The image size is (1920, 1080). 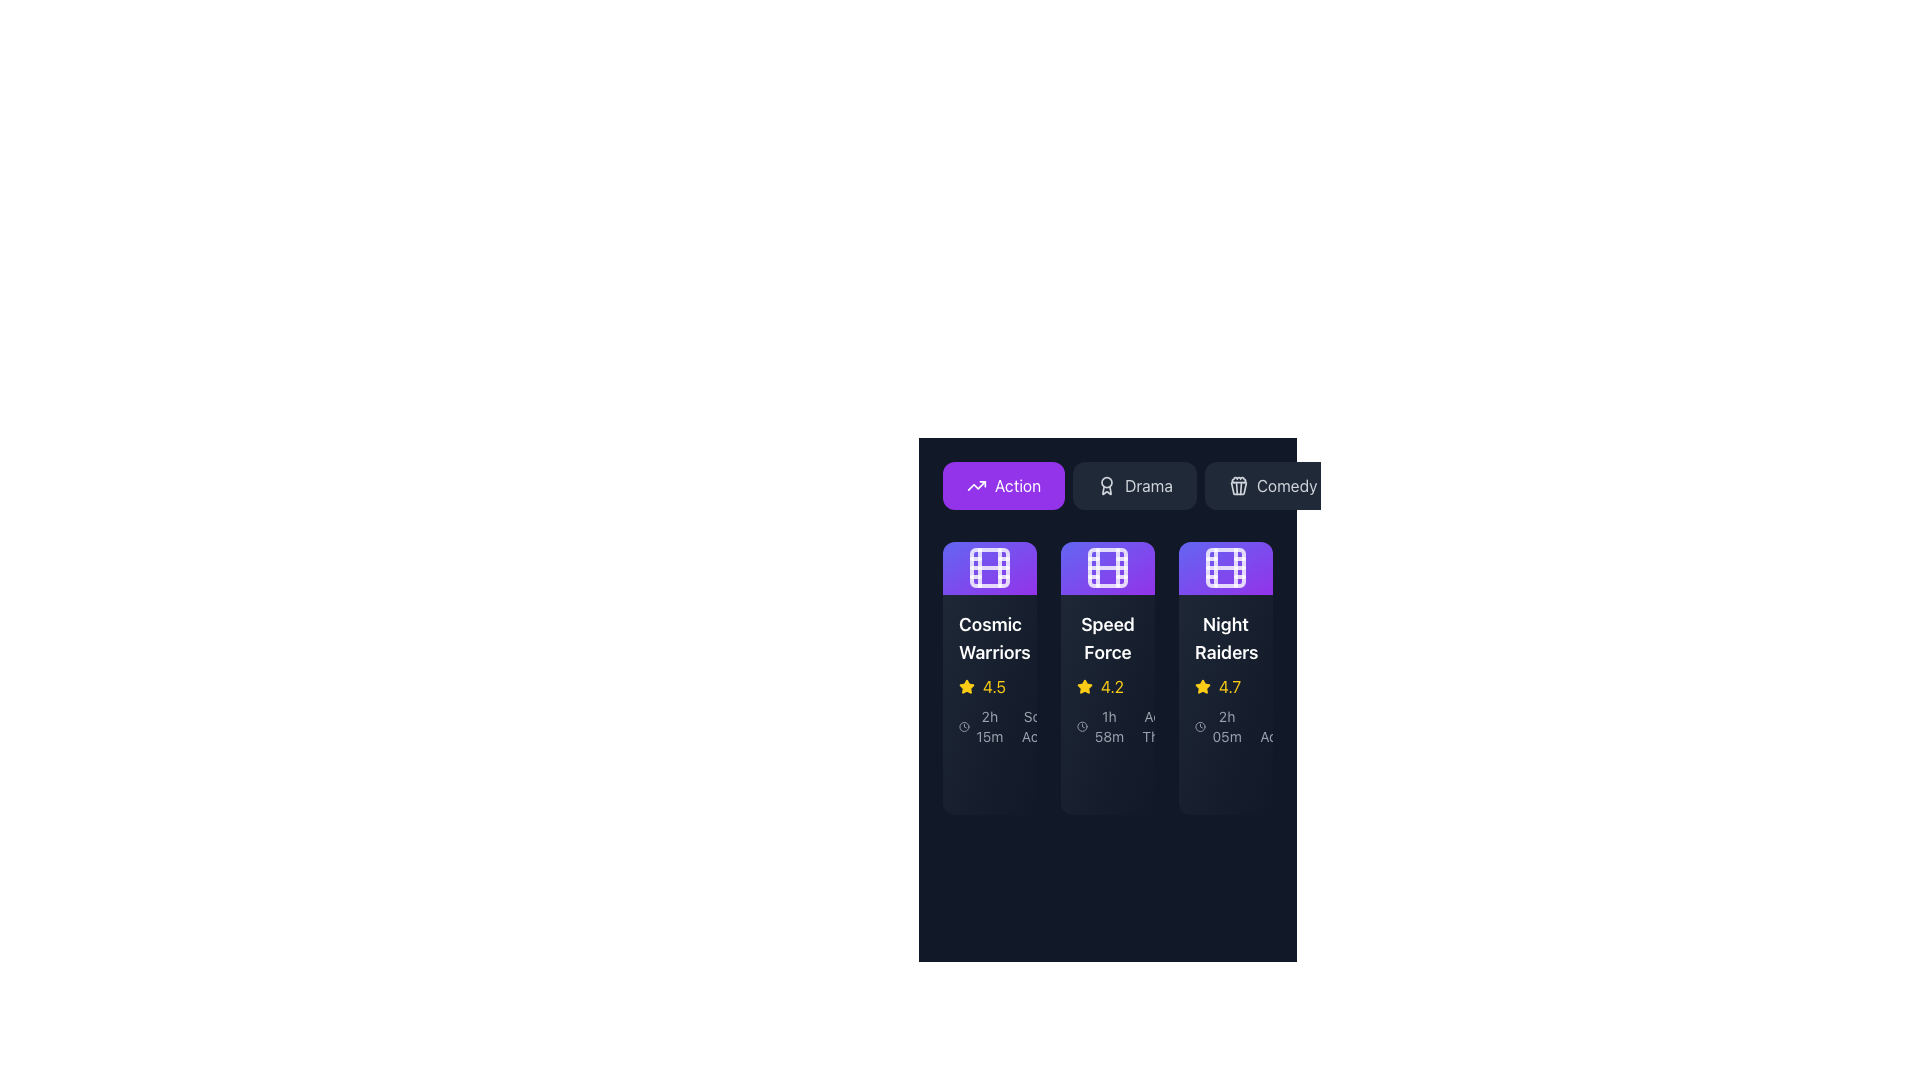 What do you see at coordinates (1017, 486) in the screenshot?
I see `on the 'Action' text label within the purple button located in the top-left section of the interface, next` at bounding box center [1017, 486].